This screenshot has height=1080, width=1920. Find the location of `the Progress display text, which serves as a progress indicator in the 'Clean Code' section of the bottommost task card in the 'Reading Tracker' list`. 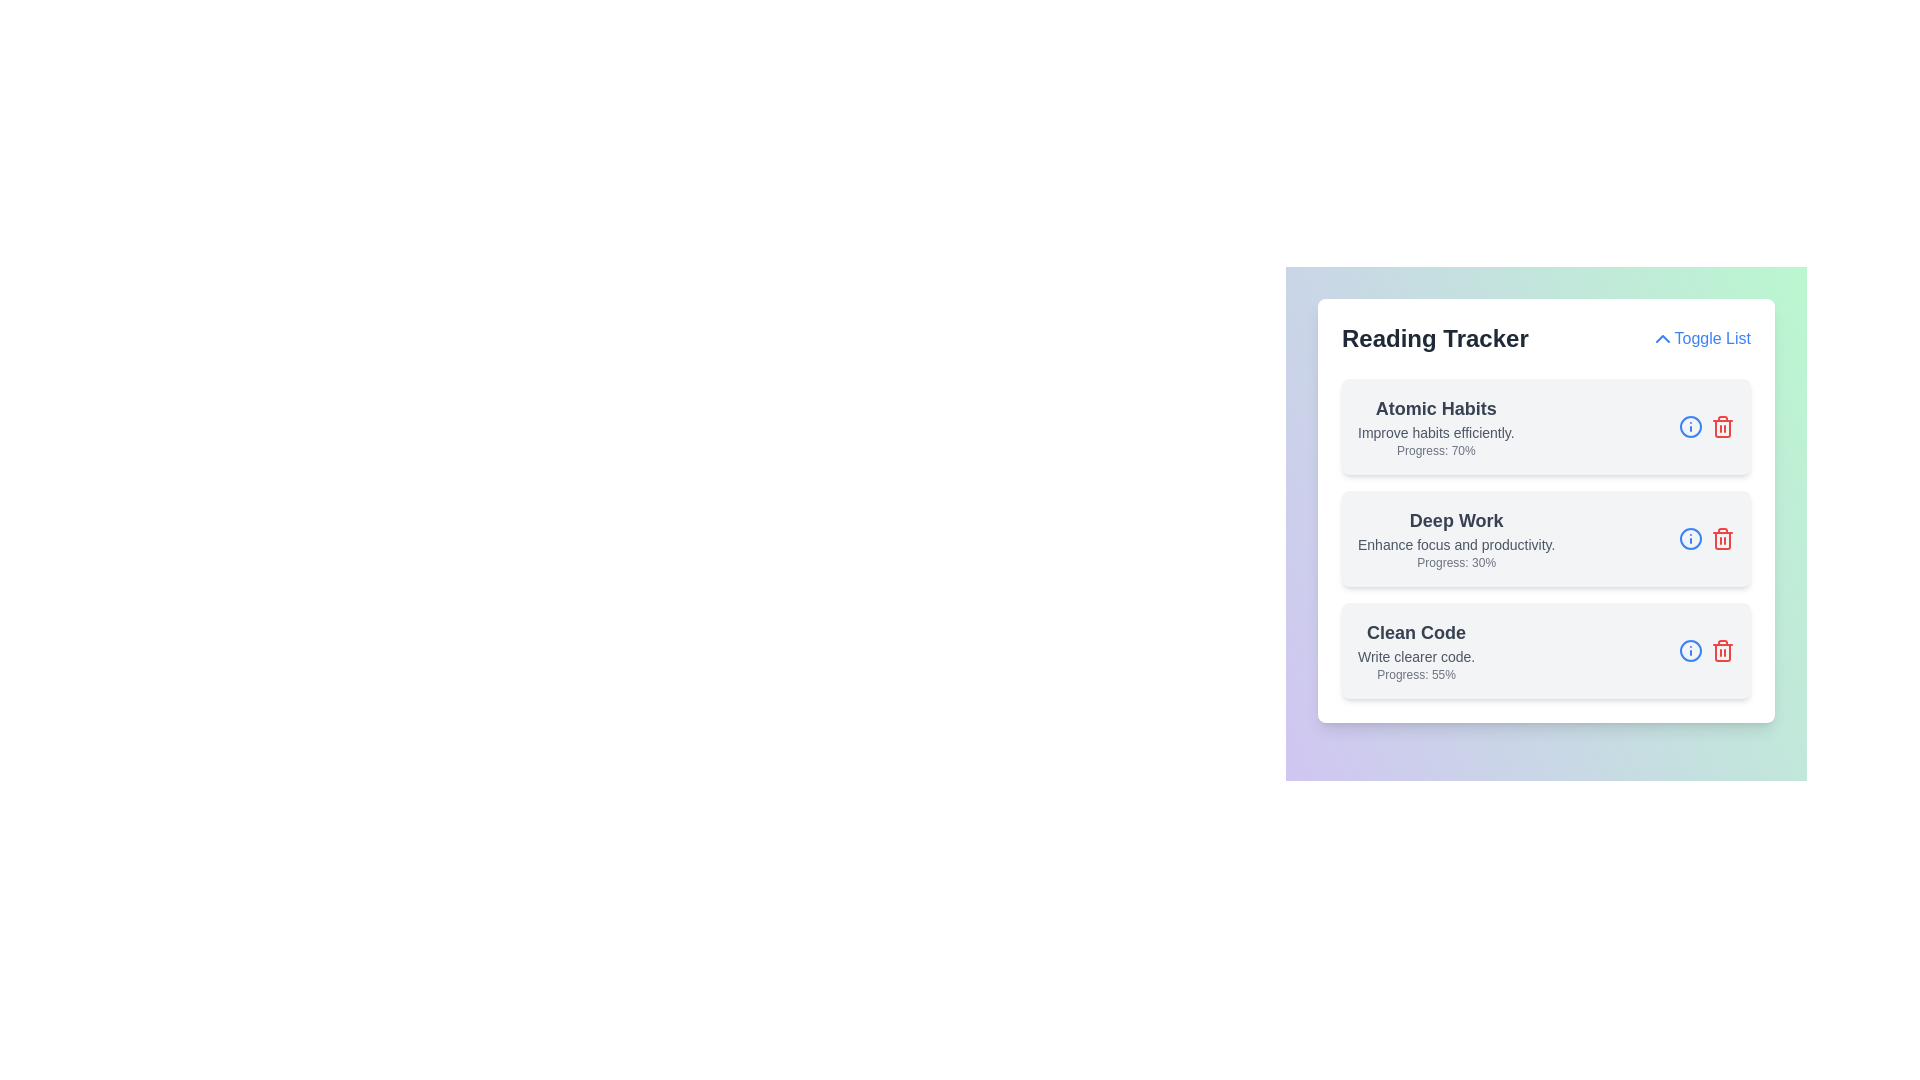

the Progress display text, which serves as a progress indicator in the 'Clean Code' section of the bottommost task card in the 'Reading Tracker' list is located at coordinates (1415, 675).